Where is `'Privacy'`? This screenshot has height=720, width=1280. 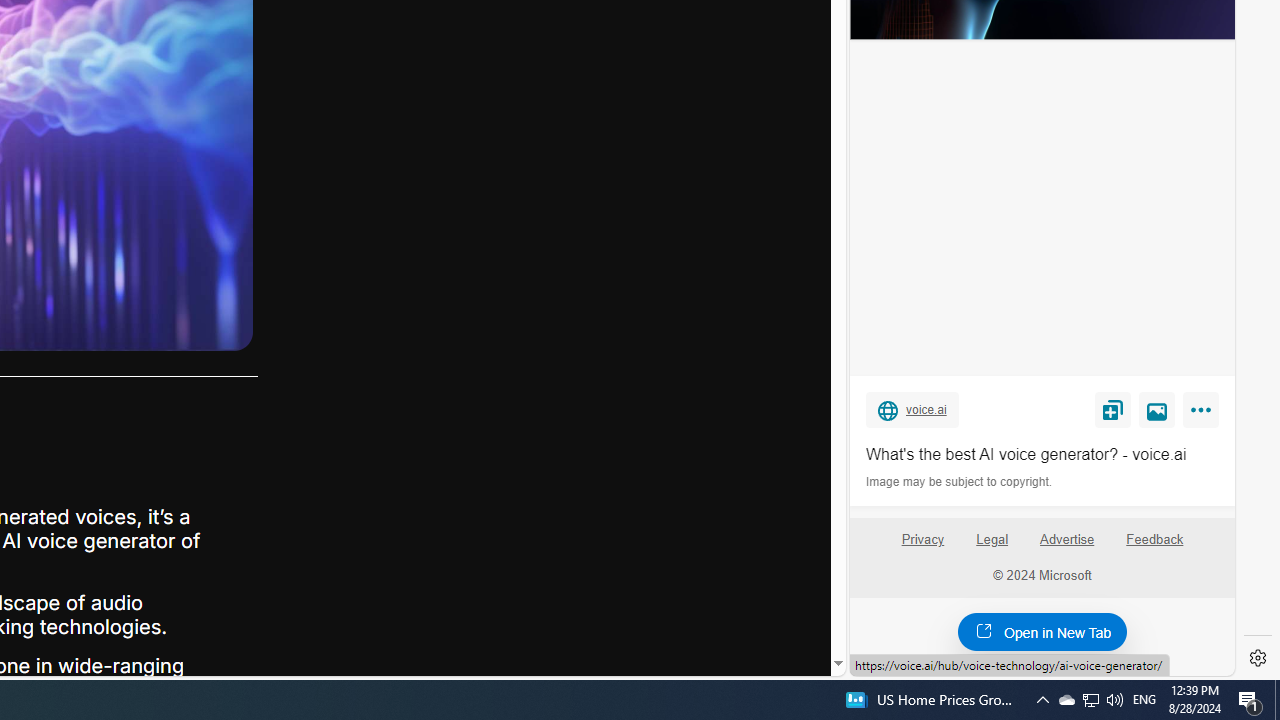
'Privacy' is located at coordinates (921, 547).